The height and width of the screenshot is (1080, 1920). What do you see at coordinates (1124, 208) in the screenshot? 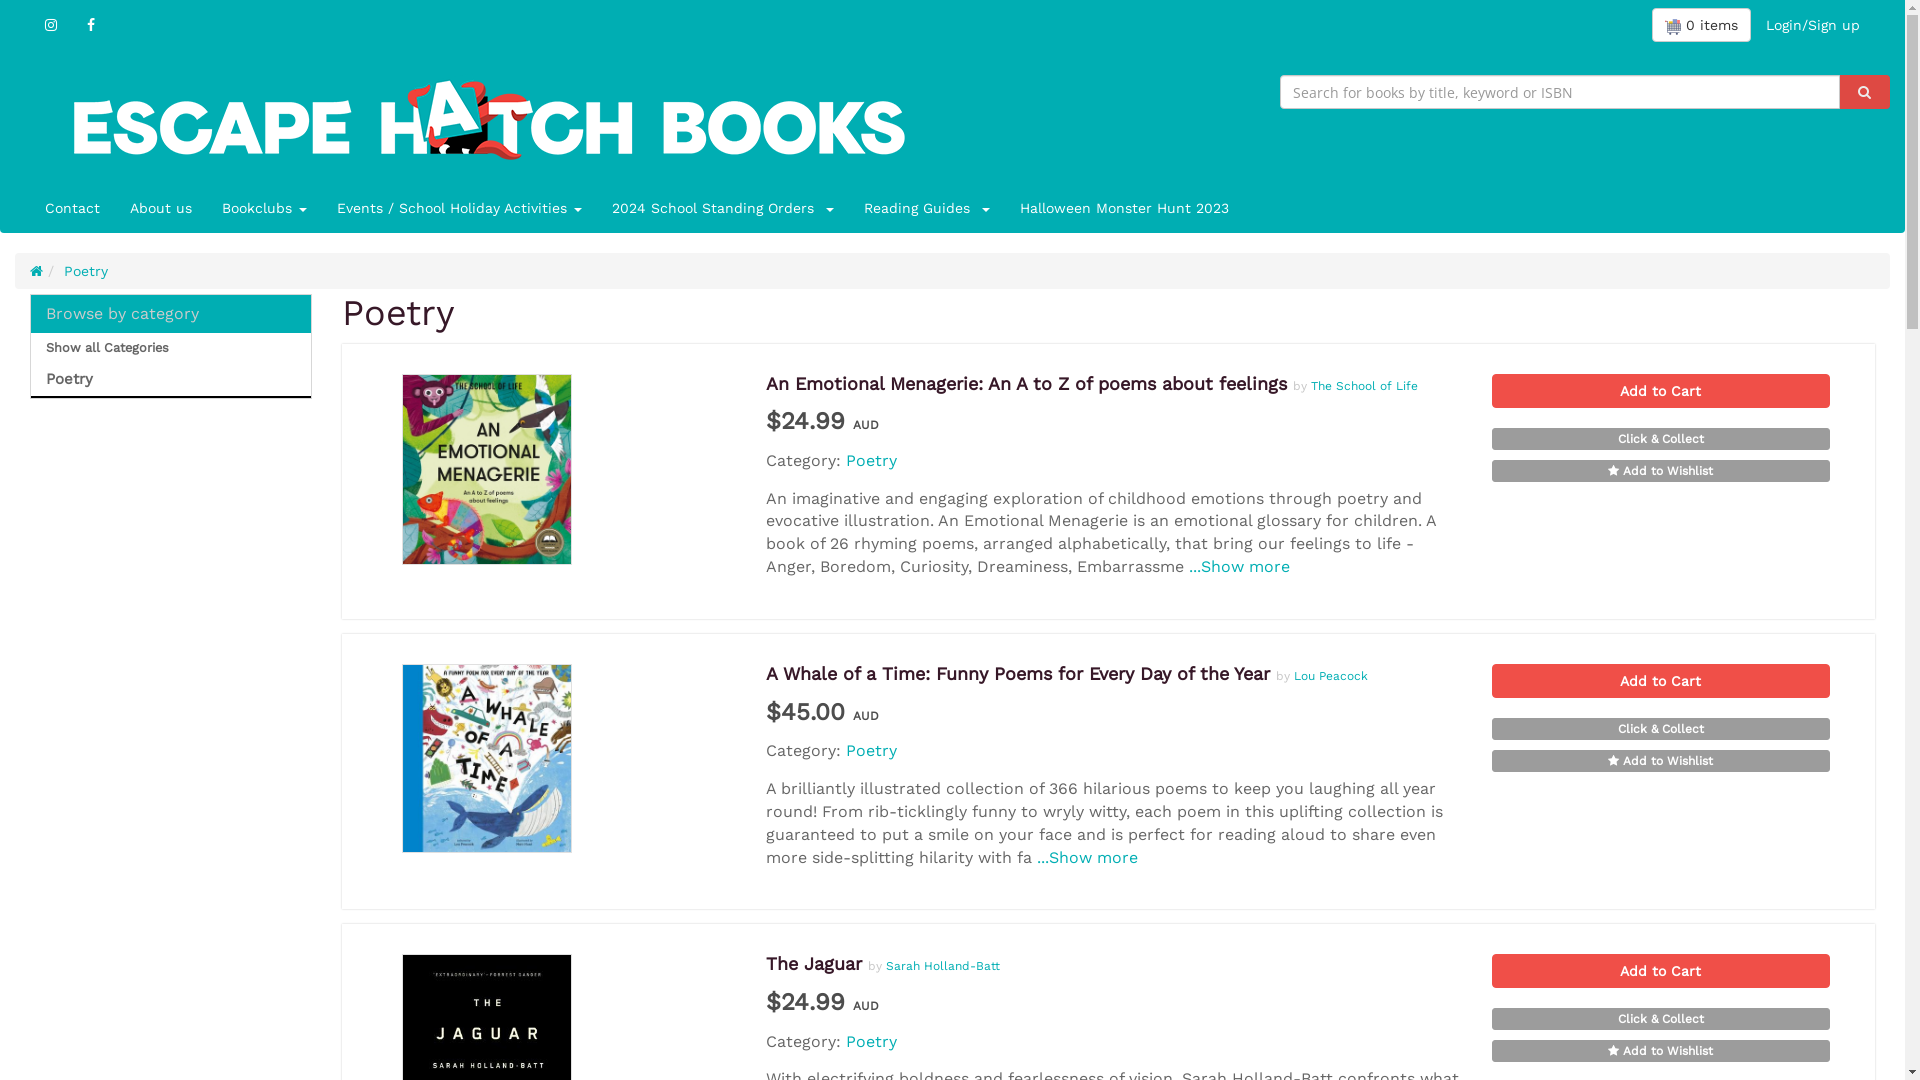
I see `'Halloween Monster Hunt 2023'` at bounding box center [1124, 208].